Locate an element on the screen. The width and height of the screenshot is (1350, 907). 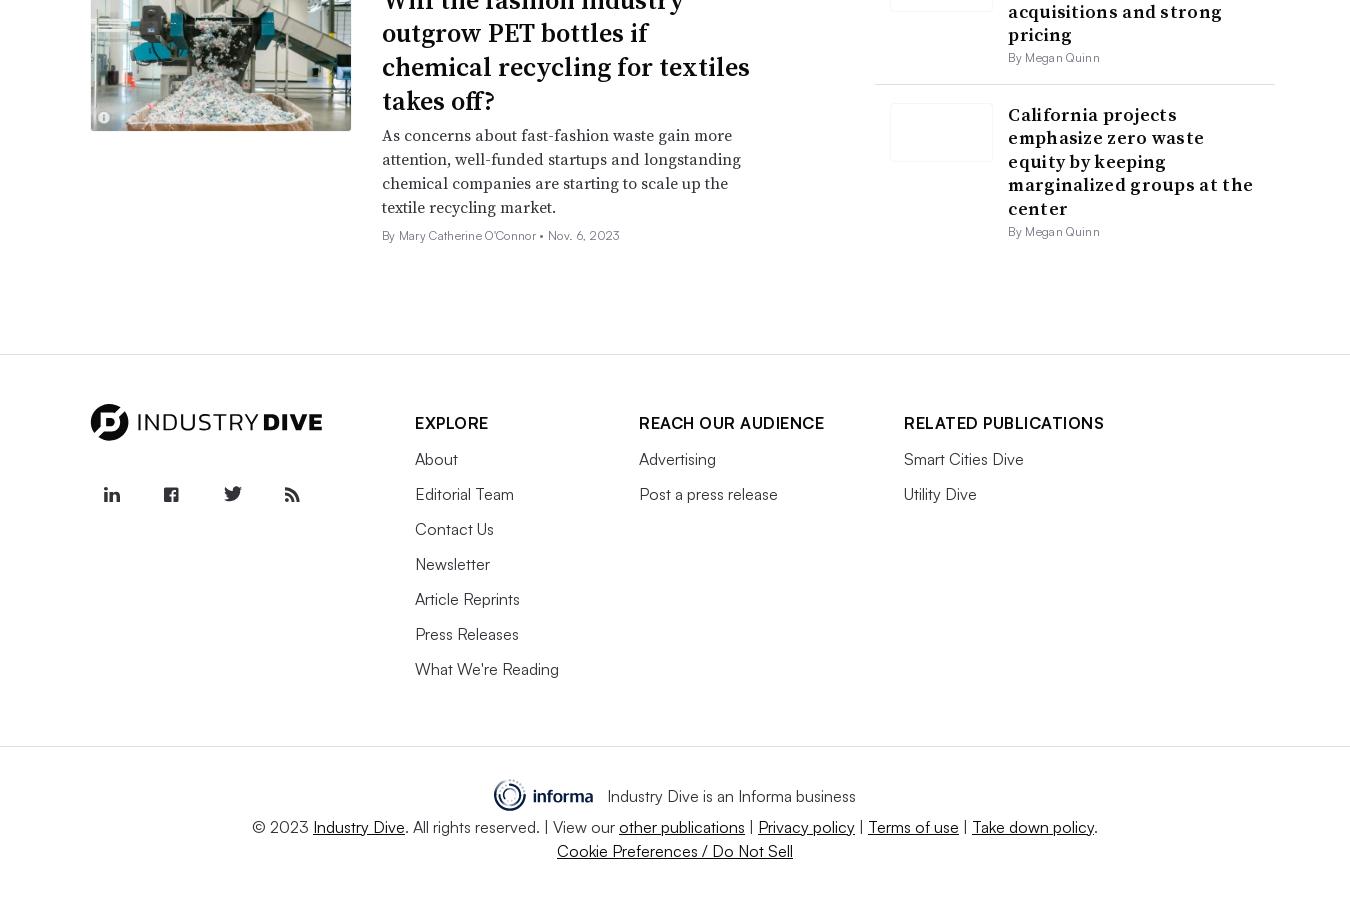
'As concerns about fast-fashion waste gain more attention, well-funded startups and longstanding chemical companies are starting to scale up the textile recycling market.' is located at coordinates (559, 168).